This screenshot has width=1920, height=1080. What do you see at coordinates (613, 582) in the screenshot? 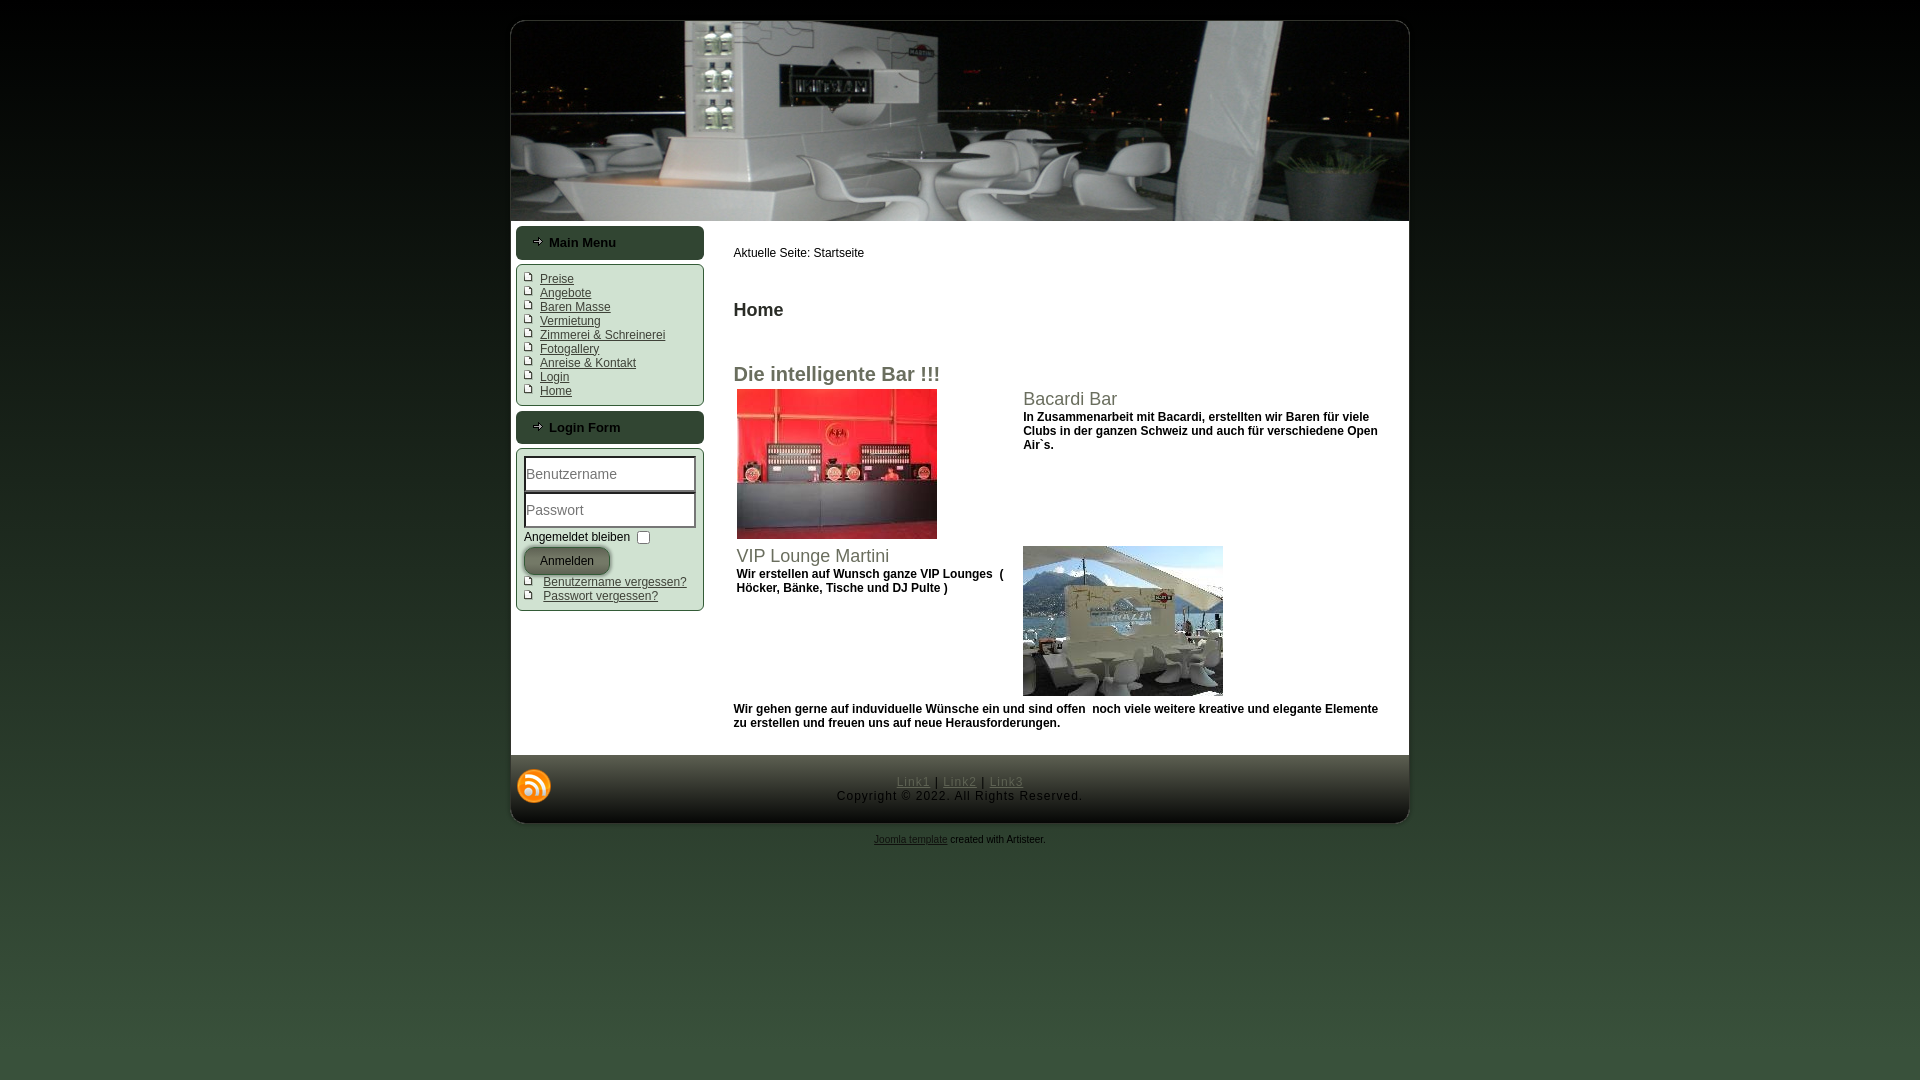
I see `'Benutzername vergessen?'` at bounding box center [613, 582].